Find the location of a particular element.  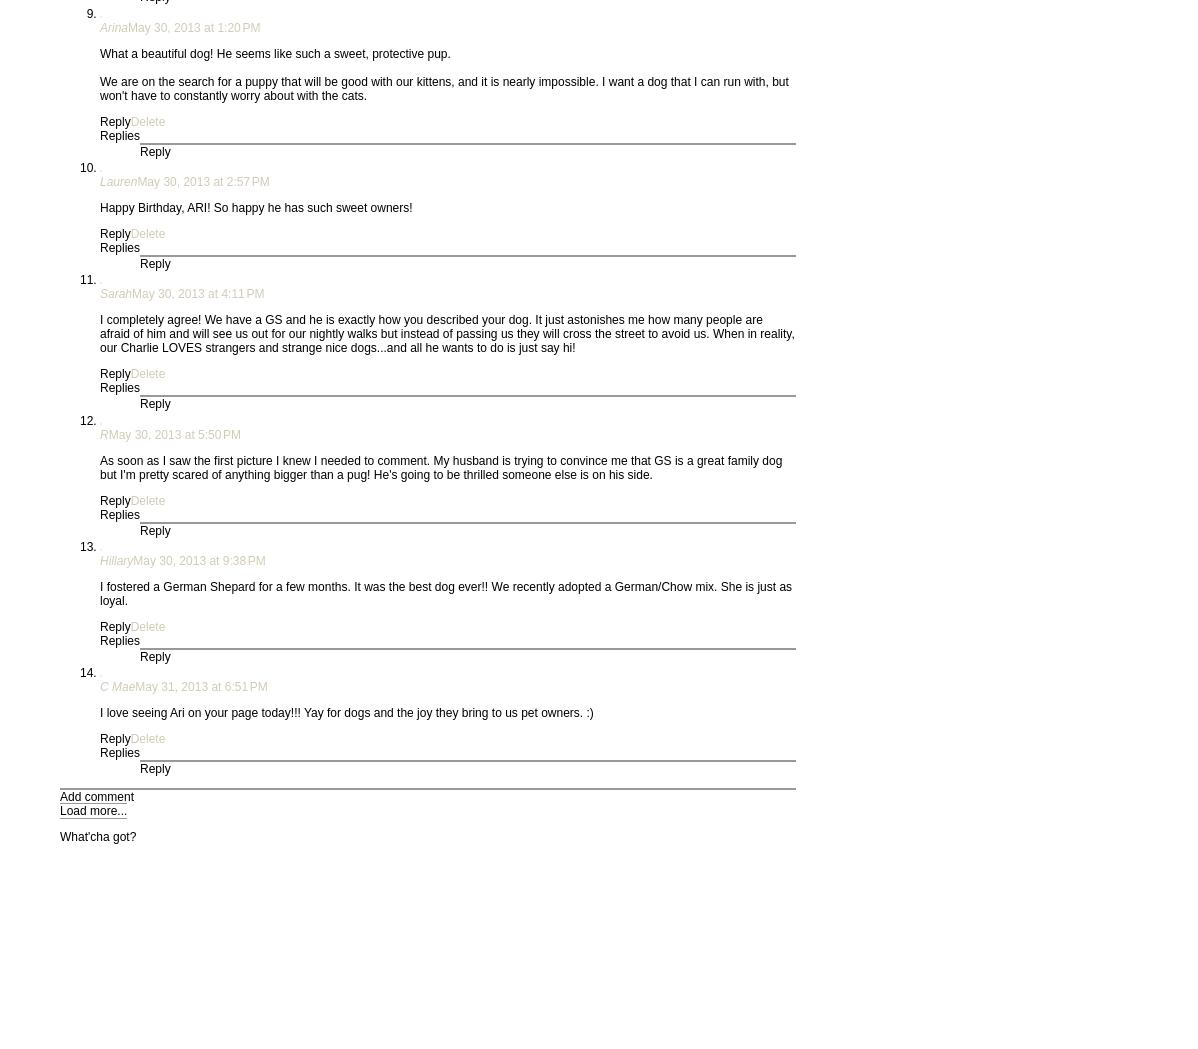

'May 30, 2013 at 2:57 PM' is located at coordinates (202, 179).